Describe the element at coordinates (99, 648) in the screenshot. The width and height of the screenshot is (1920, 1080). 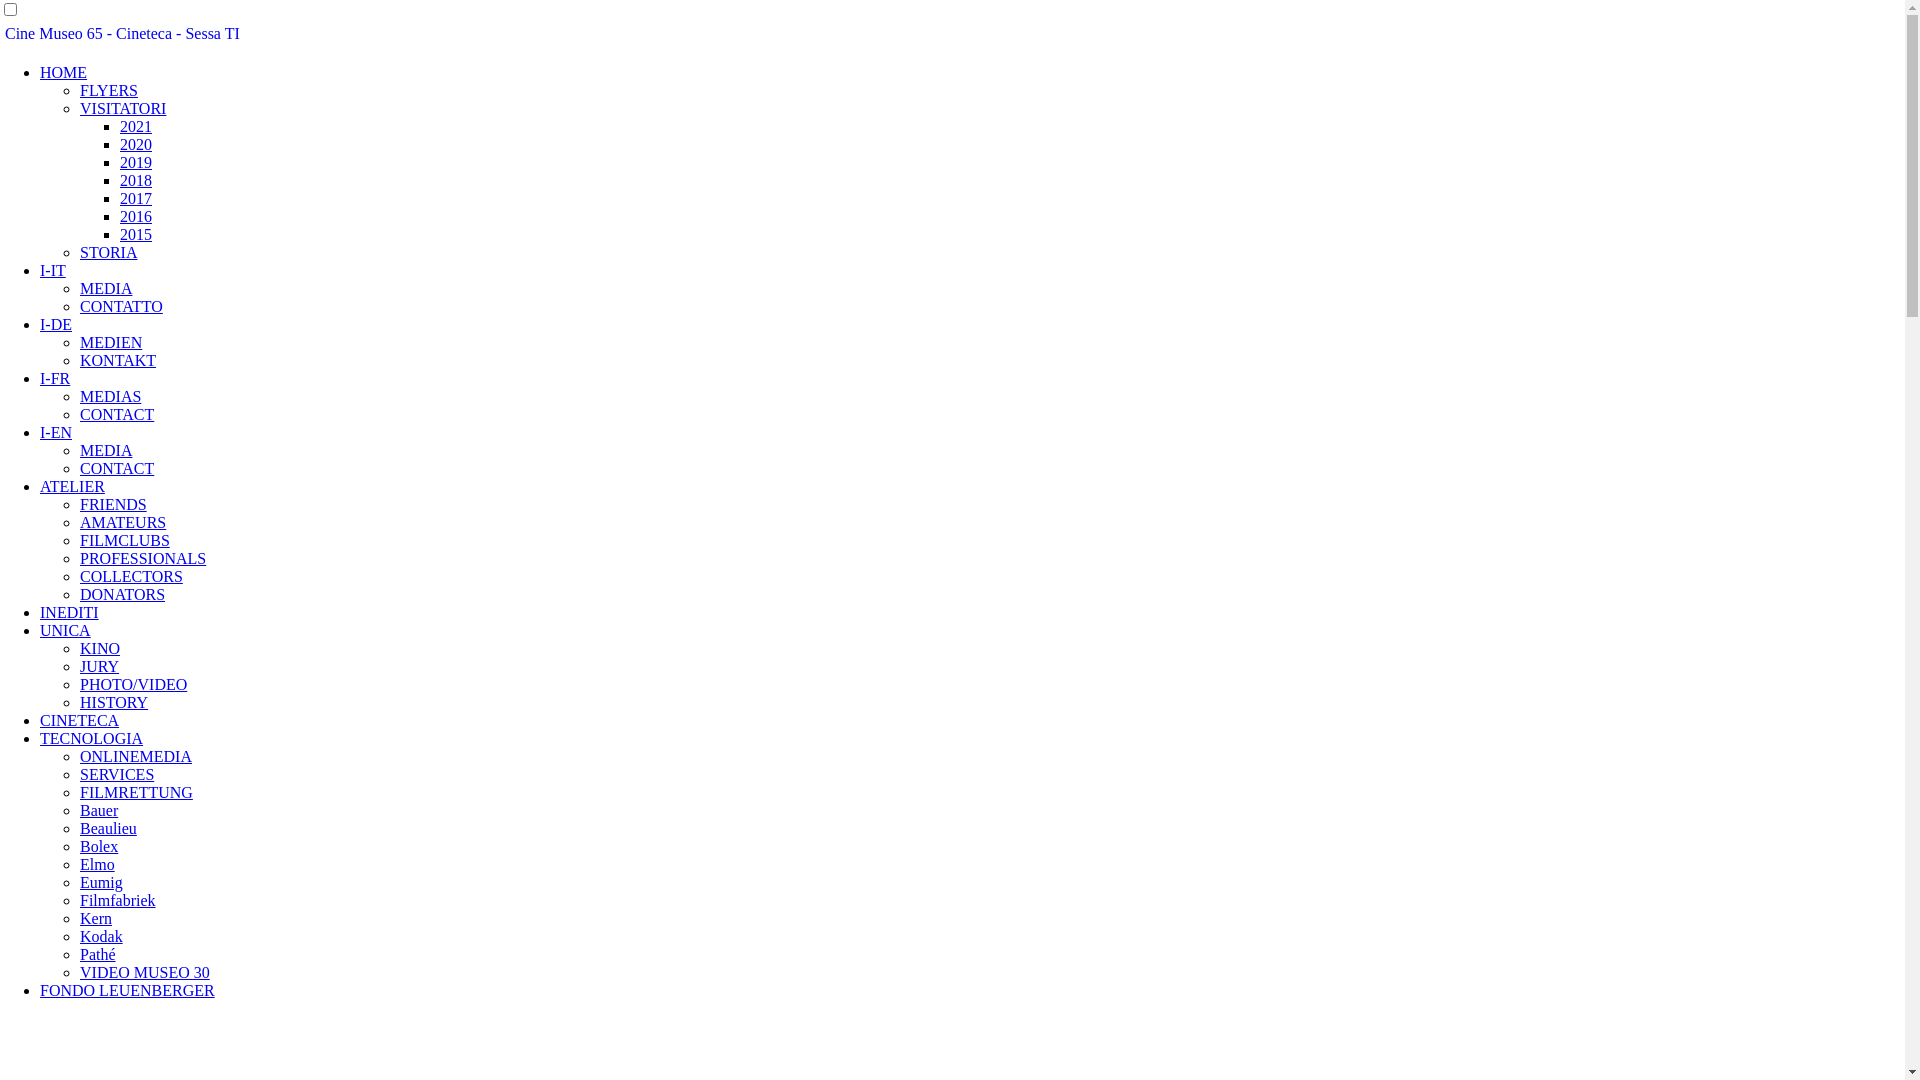
I see `'KINO'` at that location.